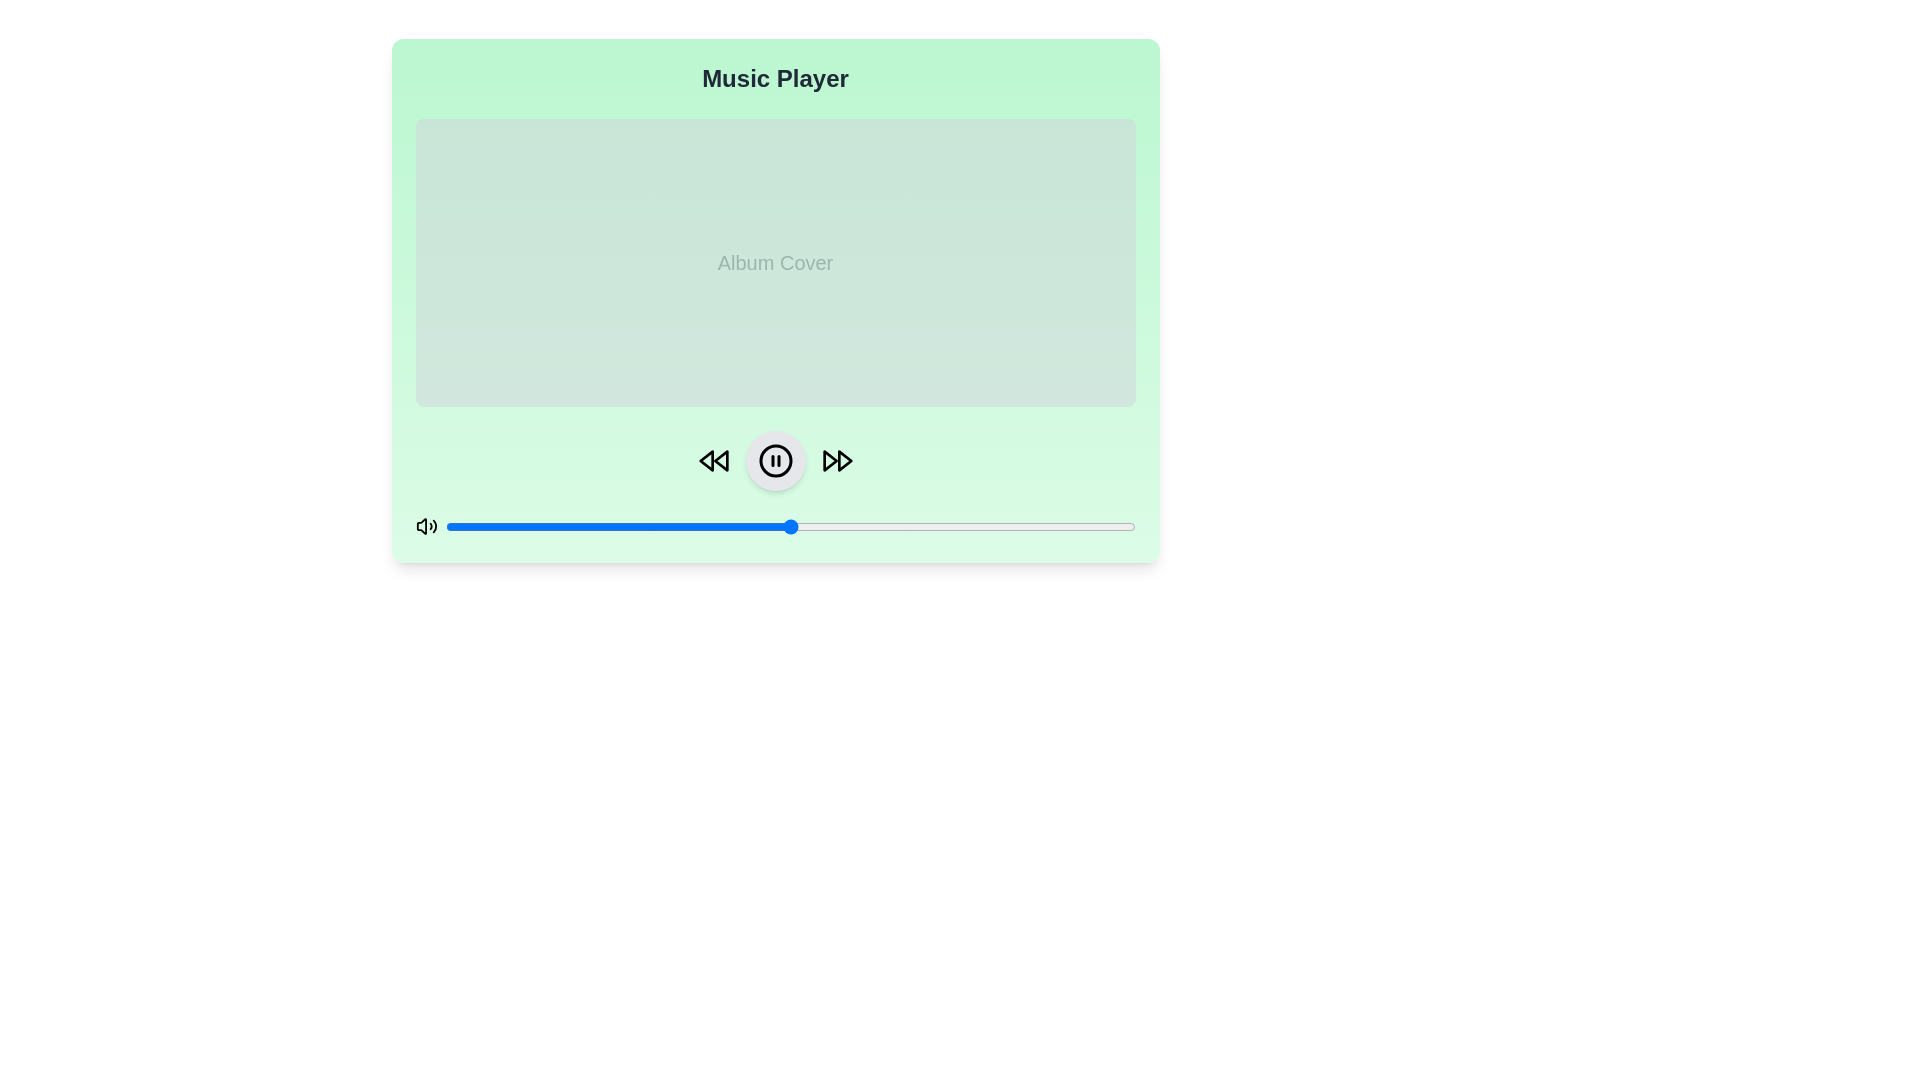 The height and width of the screenshot is (1080, 1920). What do you see at coordinates (494, 526) in the screenshot?
I see `the slider position` at bounding box center [494, 526].